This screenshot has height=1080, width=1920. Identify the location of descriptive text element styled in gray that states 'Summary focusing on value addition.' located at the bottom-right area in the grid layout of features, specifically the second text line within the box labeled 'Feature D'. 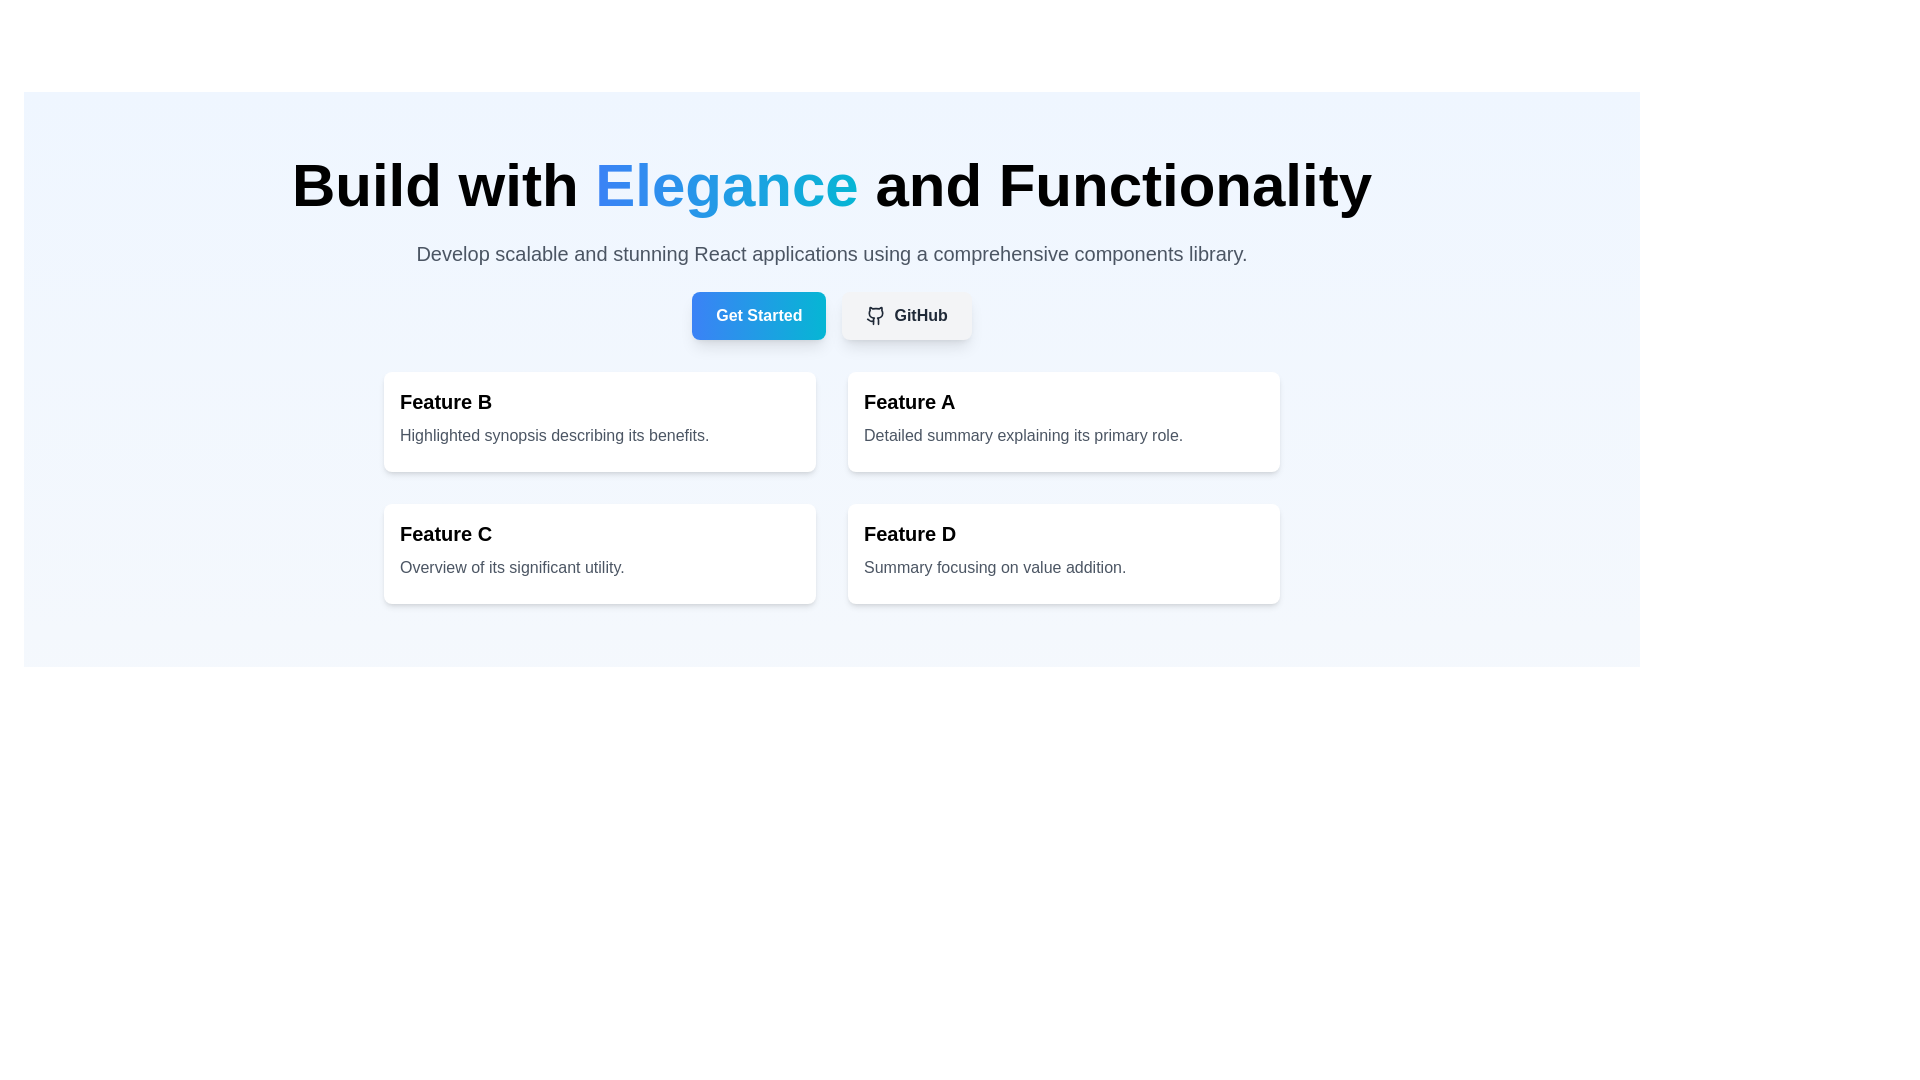
(1063, 567).